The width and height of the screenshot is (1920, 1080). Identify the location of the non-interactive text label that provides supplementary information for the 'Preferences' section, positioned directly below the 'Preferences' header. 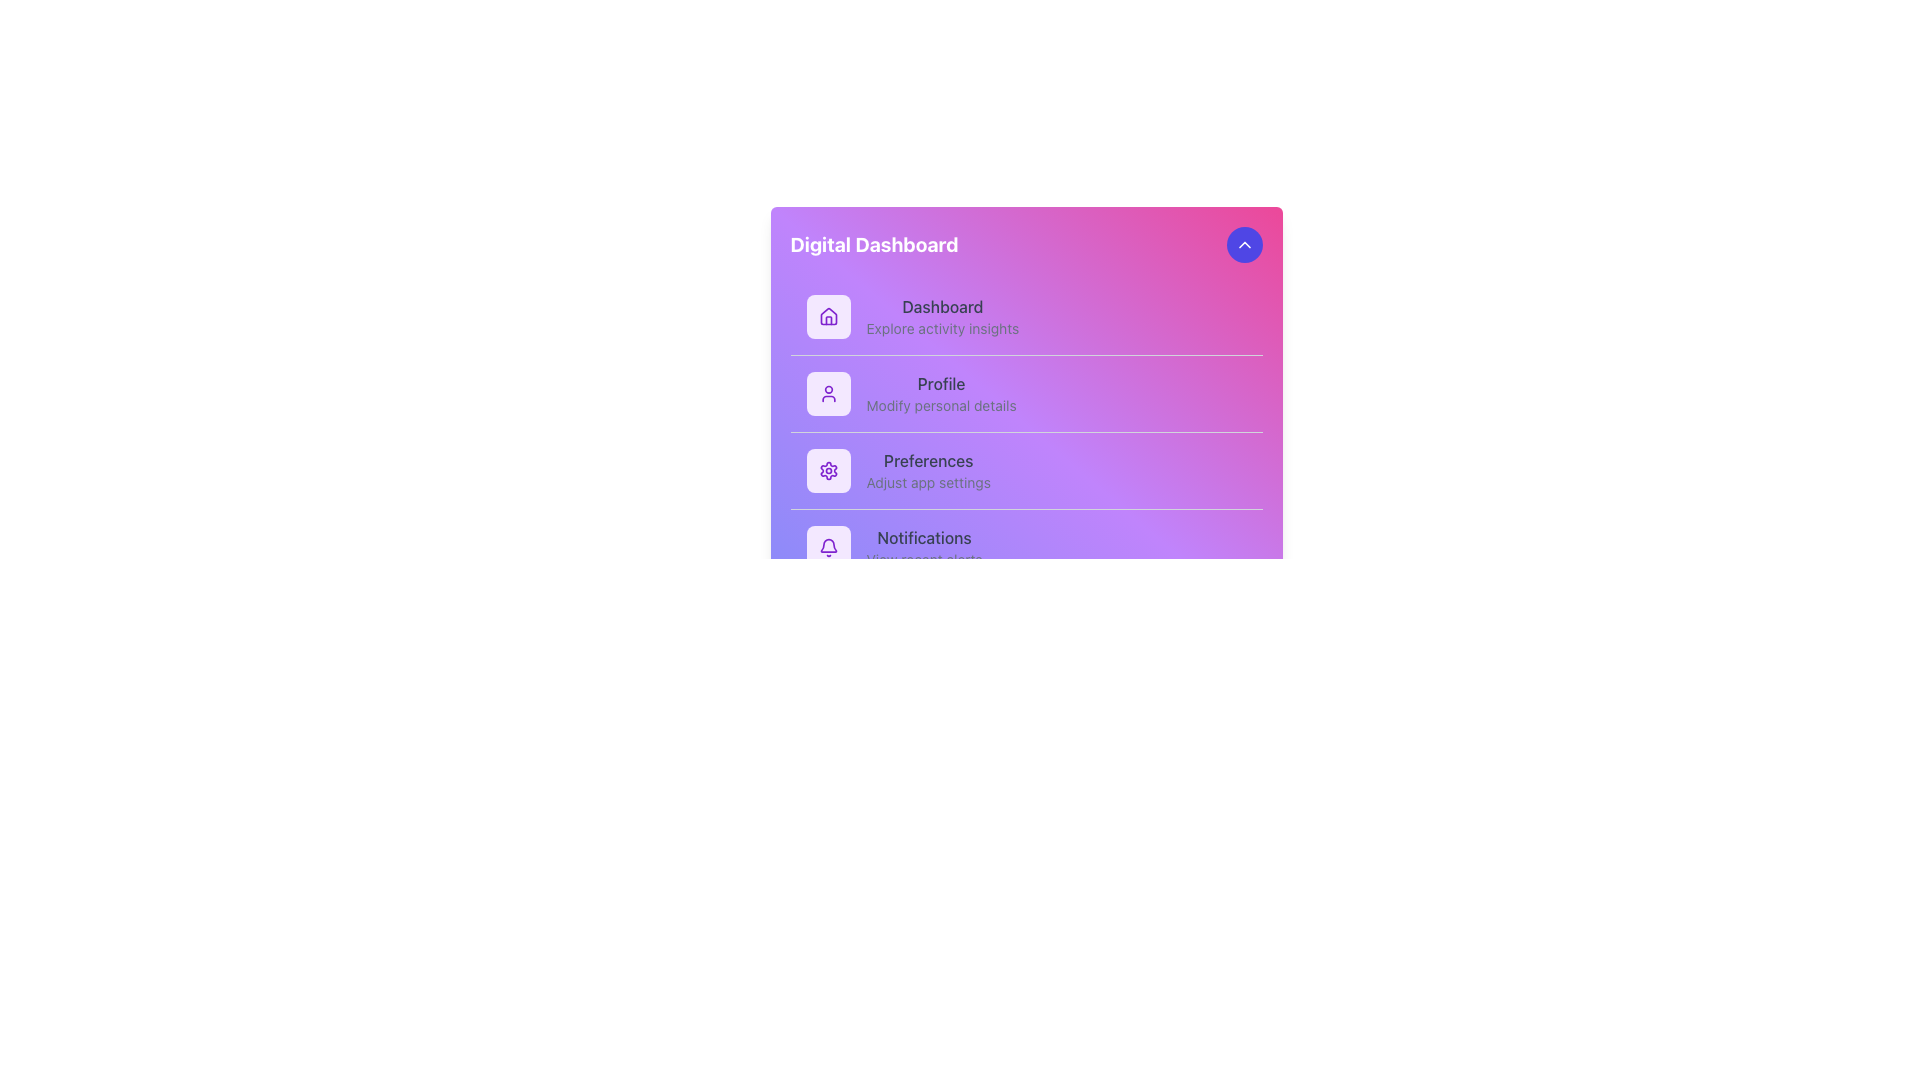
(927, 482).